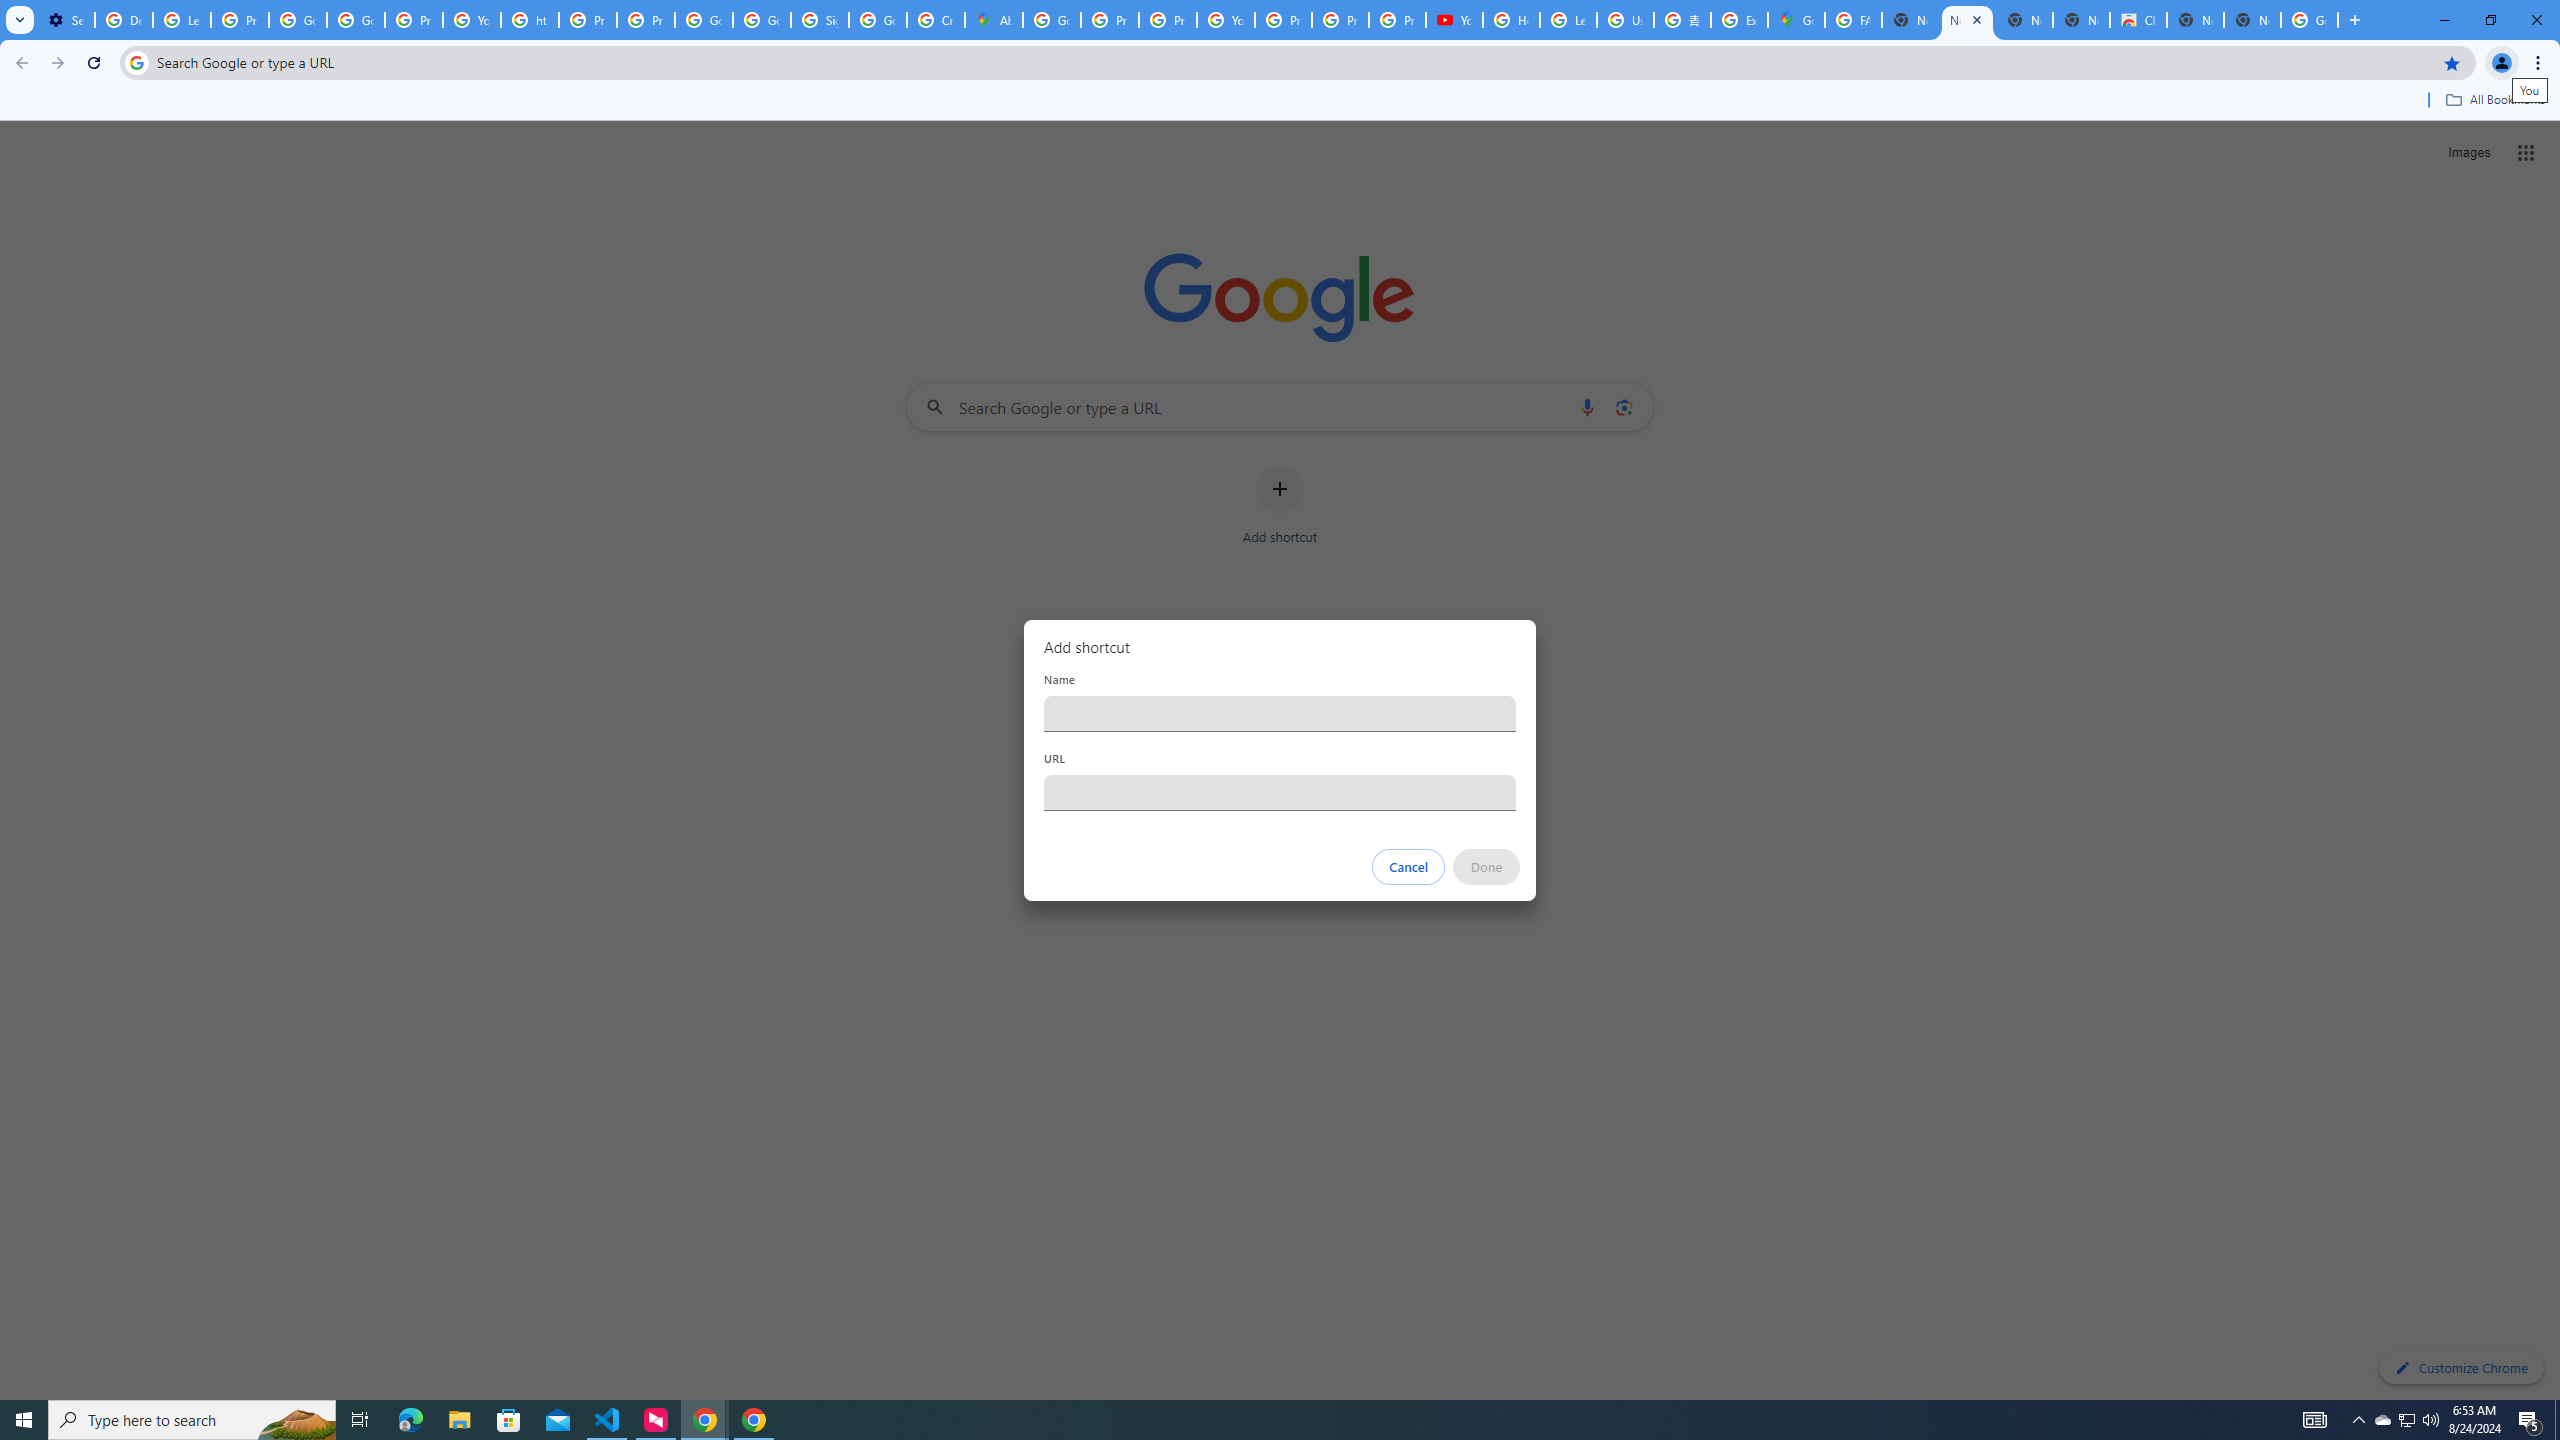  What do you see at coordinates (1738, 19) in the screenshot?
I see `'Explore new street-level details - Google Maps Help'` at bounding box center [1738, 19].